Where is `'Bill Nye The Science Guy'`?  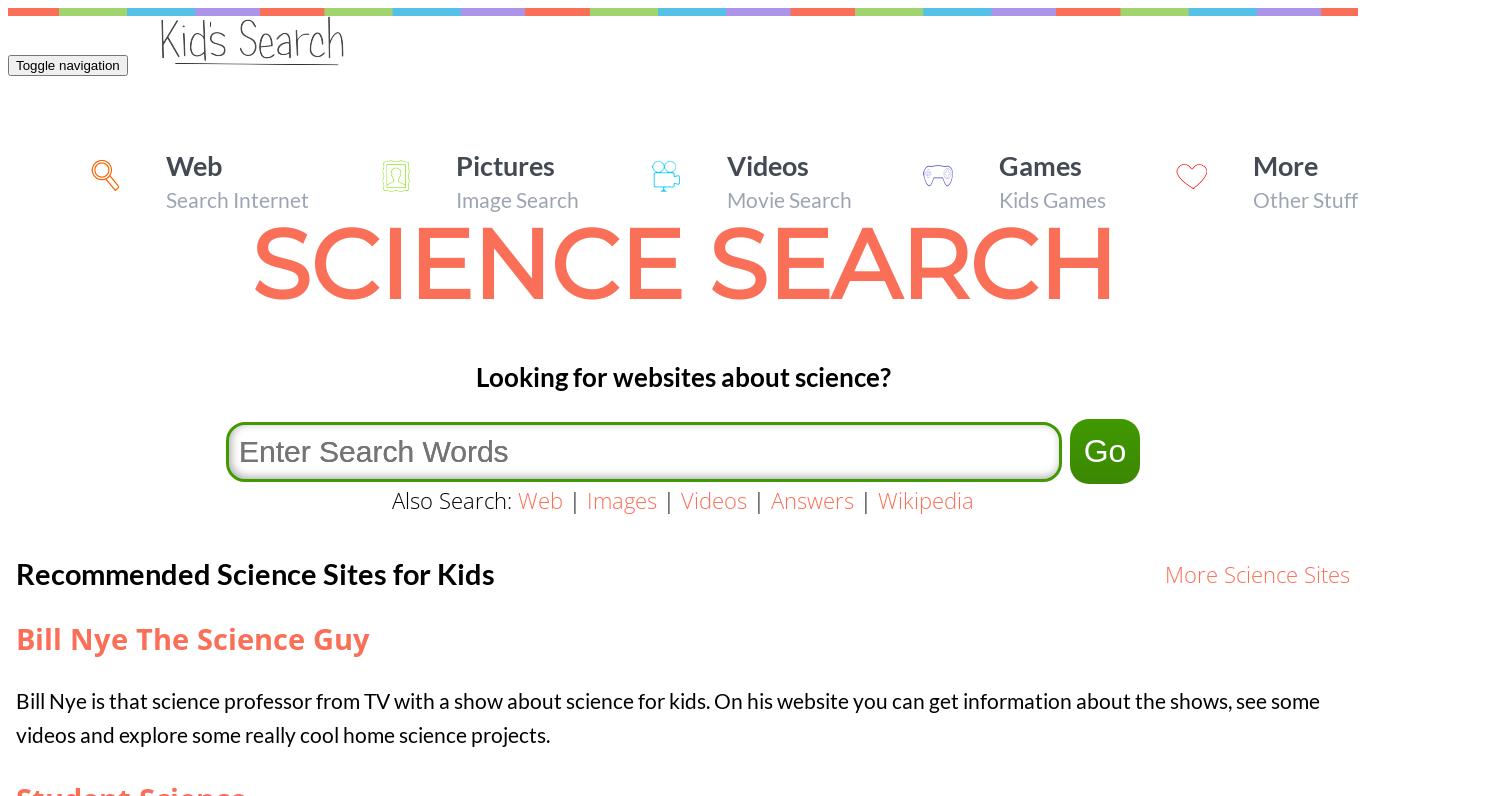
'Bill Nye The Science Guy' is located at coordinates (192, 638).